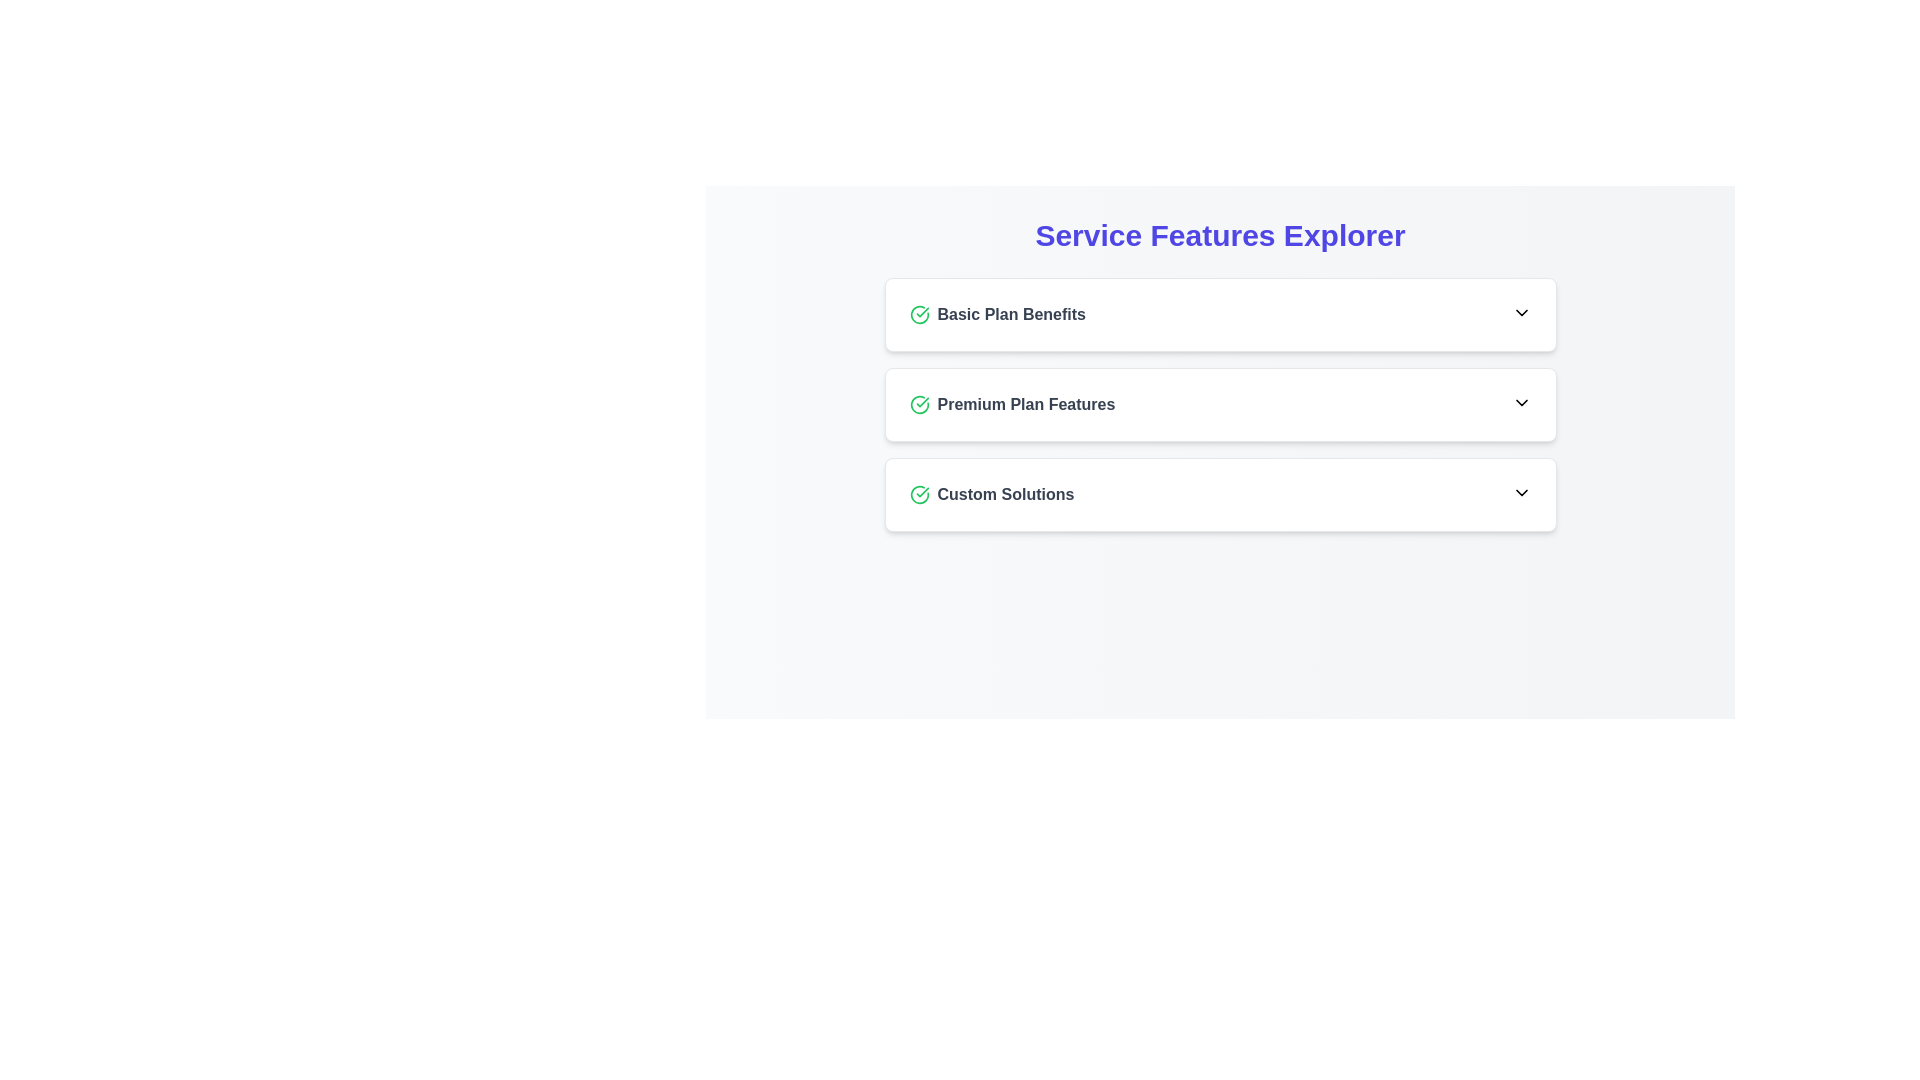 The width and height of the screenshot is (1920, 1080). What do you see at coordinates (1520, 312) in the screenshot?
I see `the Chevron Down icon` at bounding box center [1520, 312].